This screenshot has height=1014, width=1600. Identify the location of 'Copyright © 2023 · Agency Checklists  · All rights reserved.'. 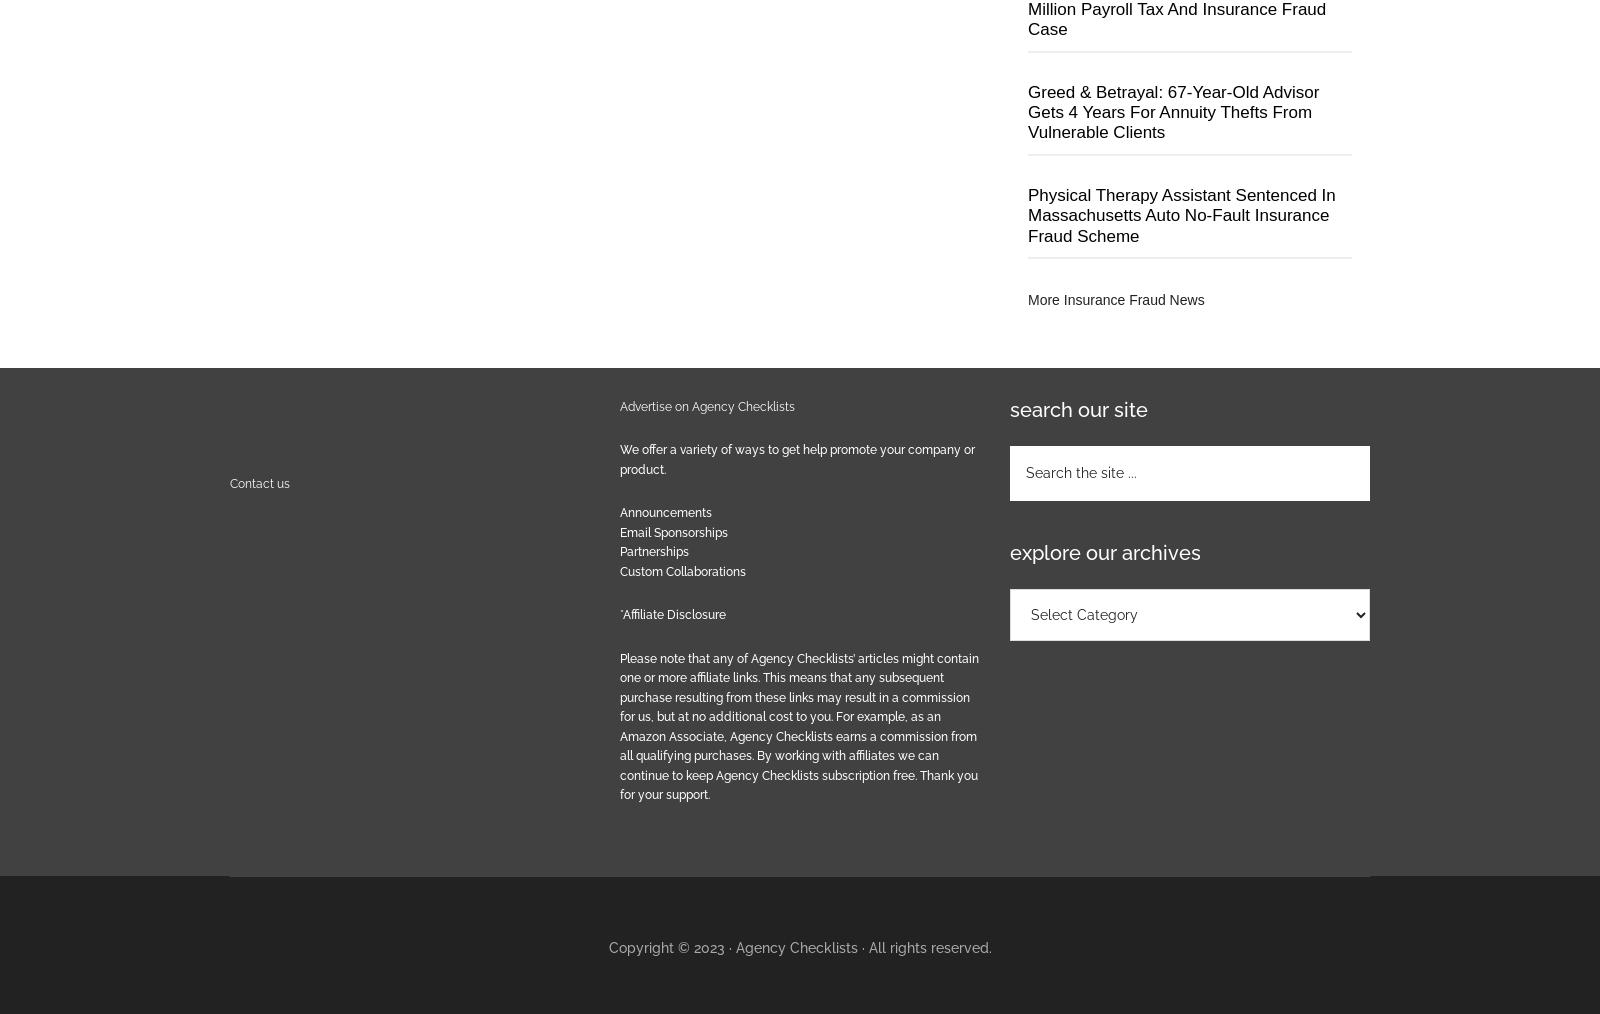
(799, 946).